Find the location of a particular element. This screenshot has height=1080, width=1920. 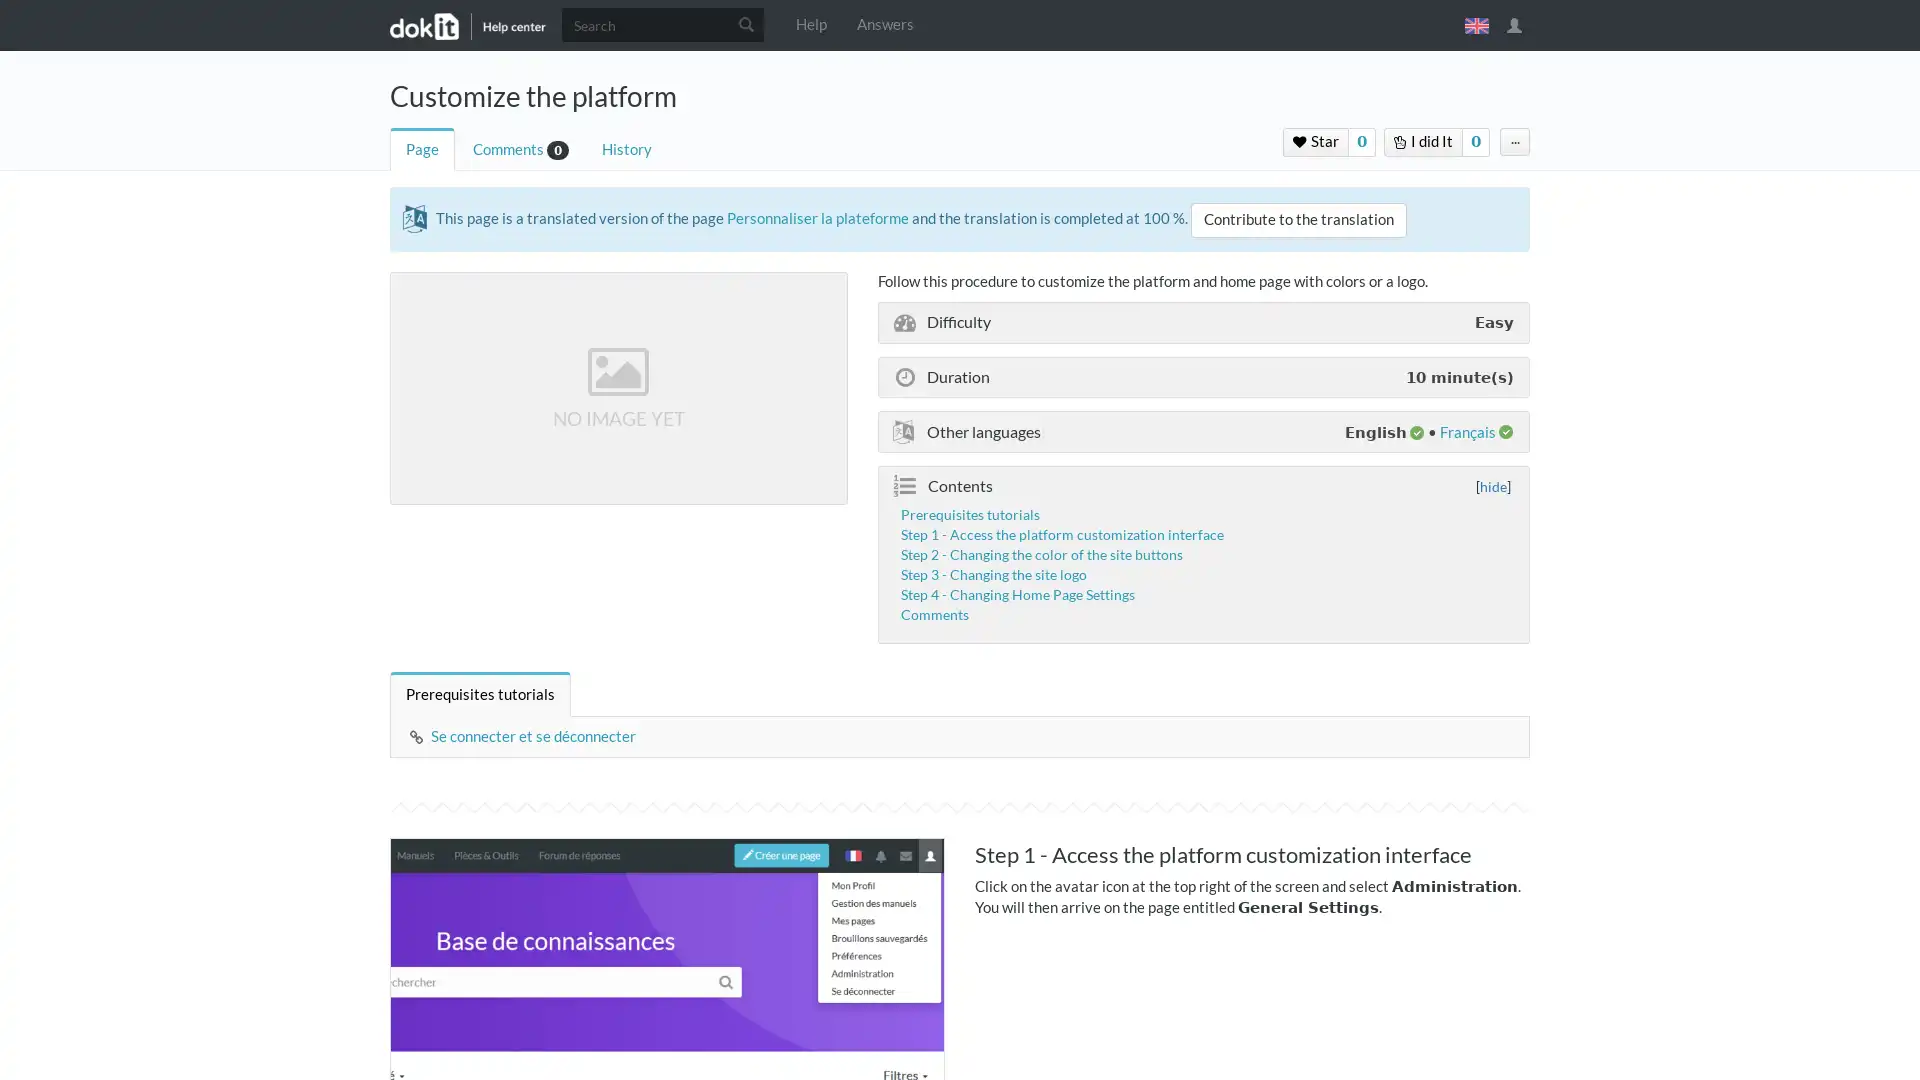

Star is located at coordinates (1315, 141).